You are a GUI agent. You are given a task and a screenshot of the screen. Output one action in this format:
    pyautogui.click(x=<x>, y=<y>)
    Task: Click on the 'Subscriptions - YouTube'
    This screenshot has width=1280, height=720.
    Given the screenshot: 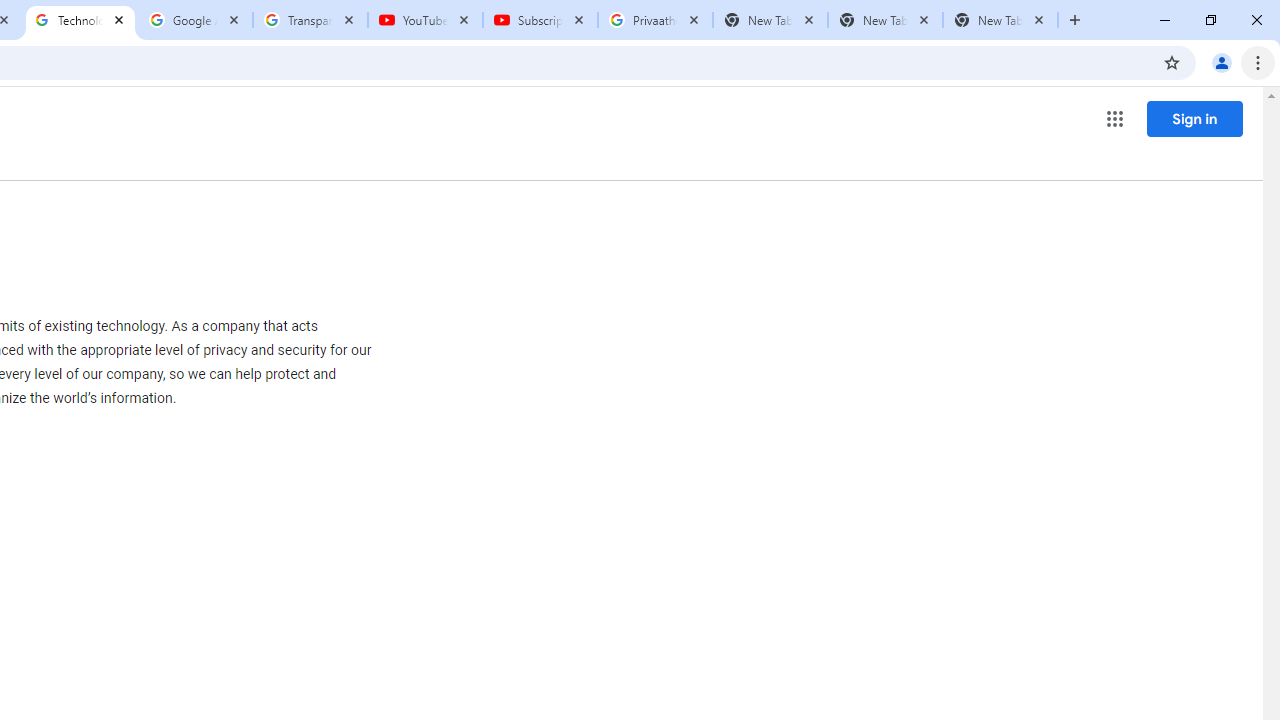 What is the action you would take?
    pyautogui.click(x=540, y=20)
    